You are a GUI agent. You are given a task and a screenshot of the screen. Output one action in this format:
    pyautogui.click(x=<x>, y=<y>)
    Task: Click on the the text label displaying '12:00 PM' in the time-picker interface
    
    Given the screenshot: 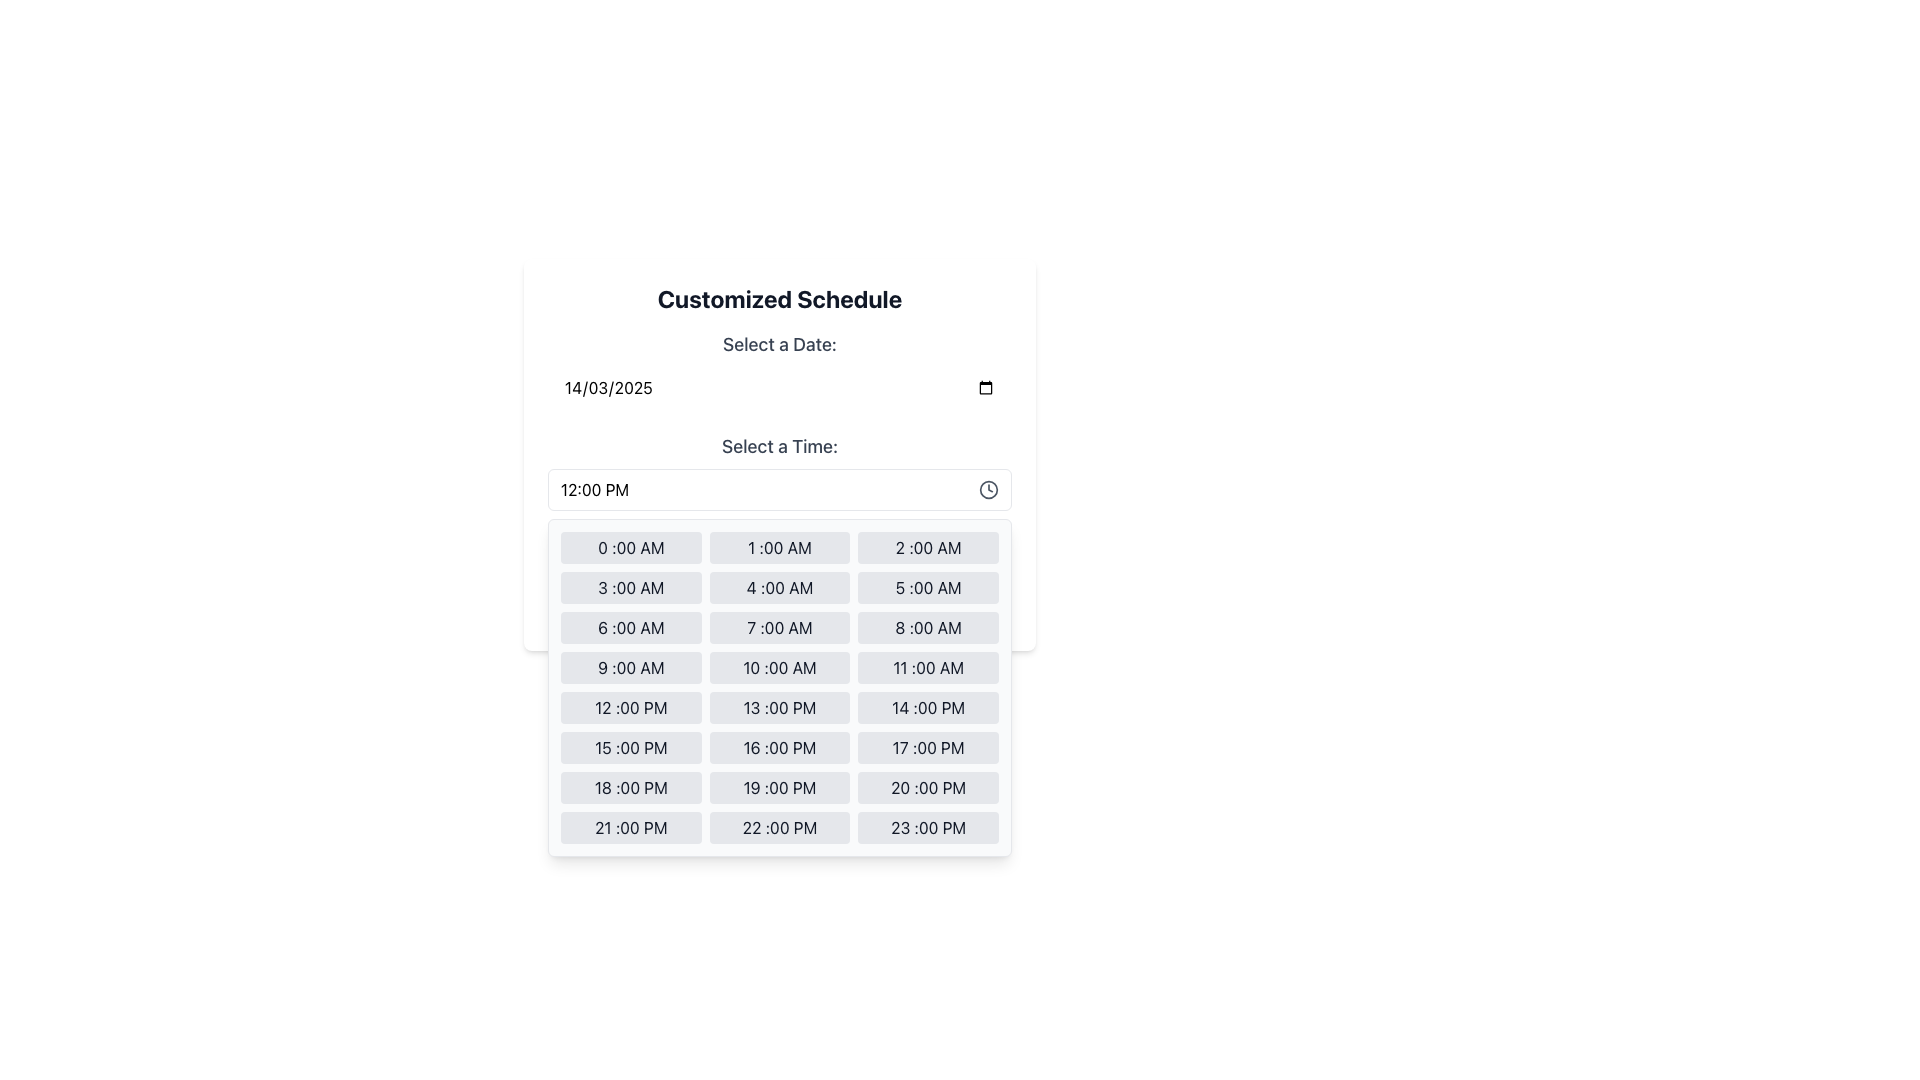 What is the action you would take?
    pyautogui.click(x=594, y=489)
    